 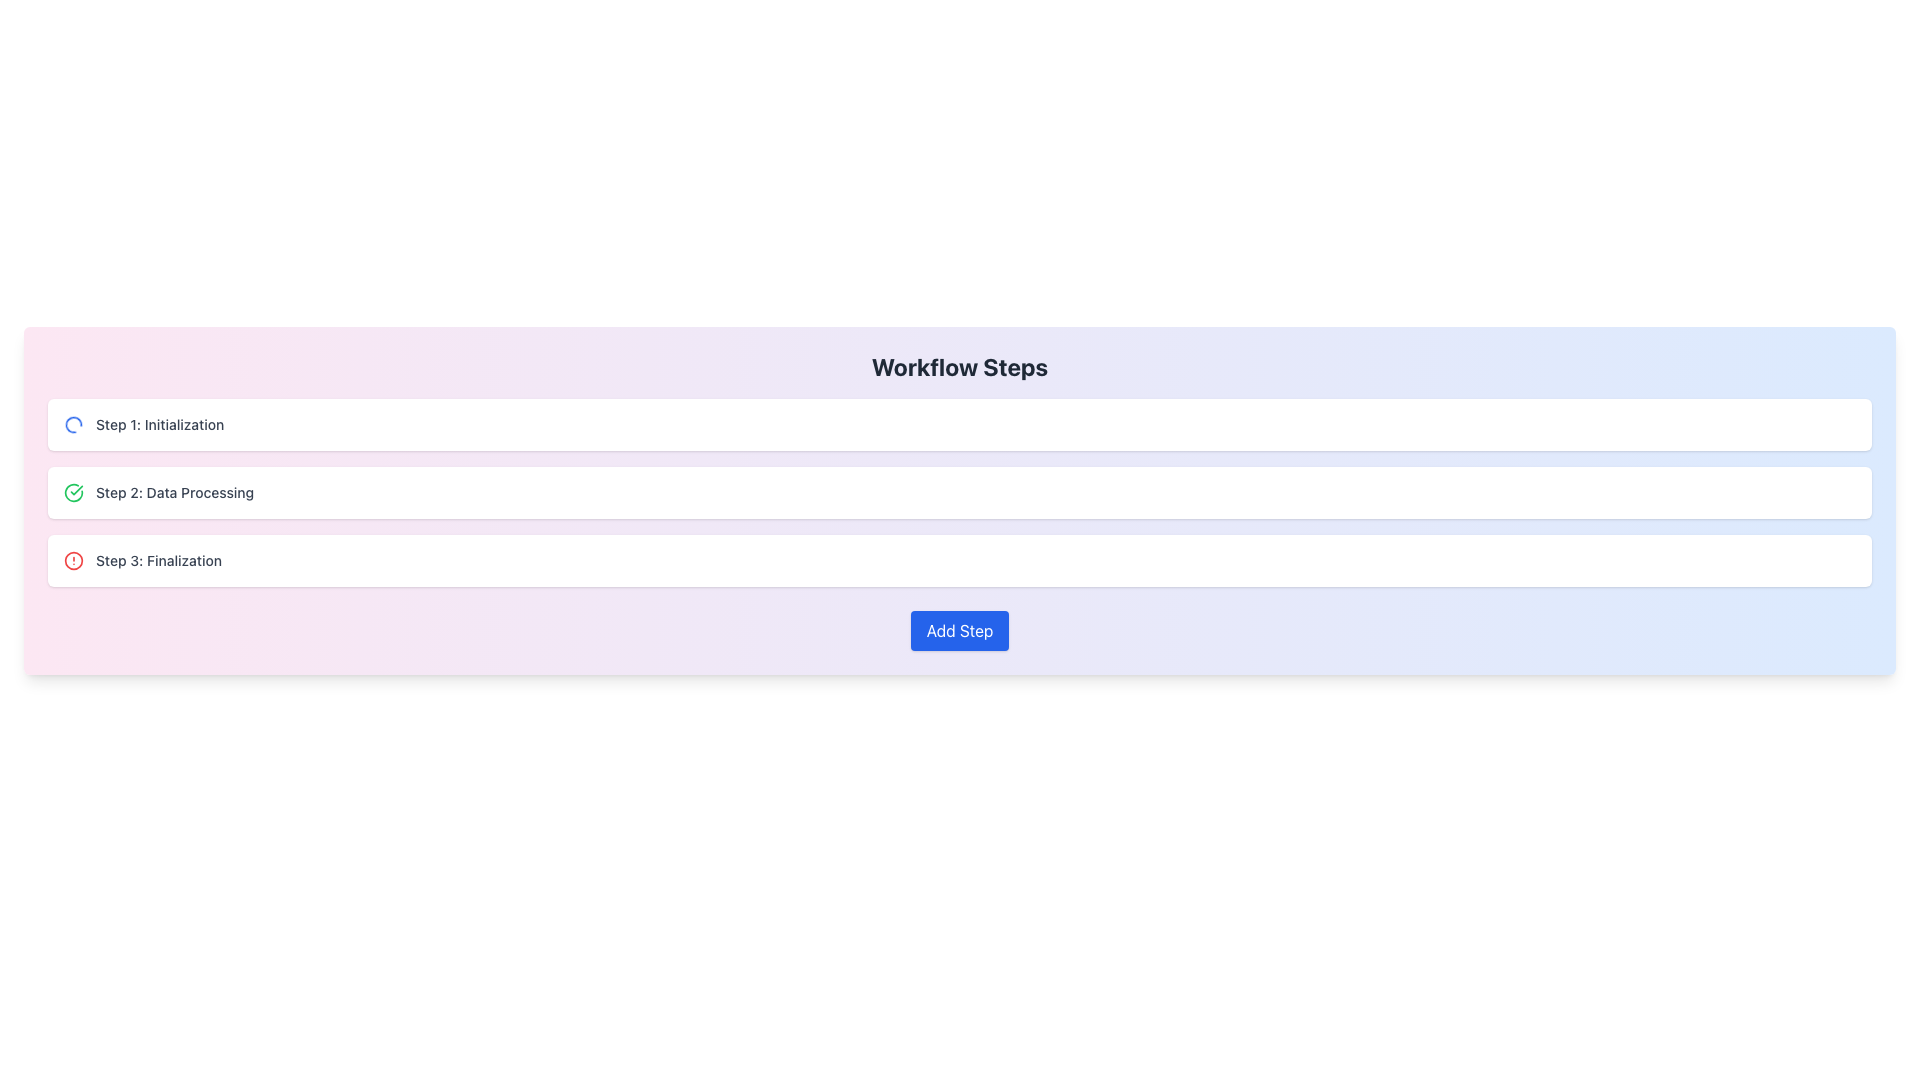 I want to click on the circular loader icon next to the text 'Step 1: Initialization' to interact with it, so click(x=143, y=423).